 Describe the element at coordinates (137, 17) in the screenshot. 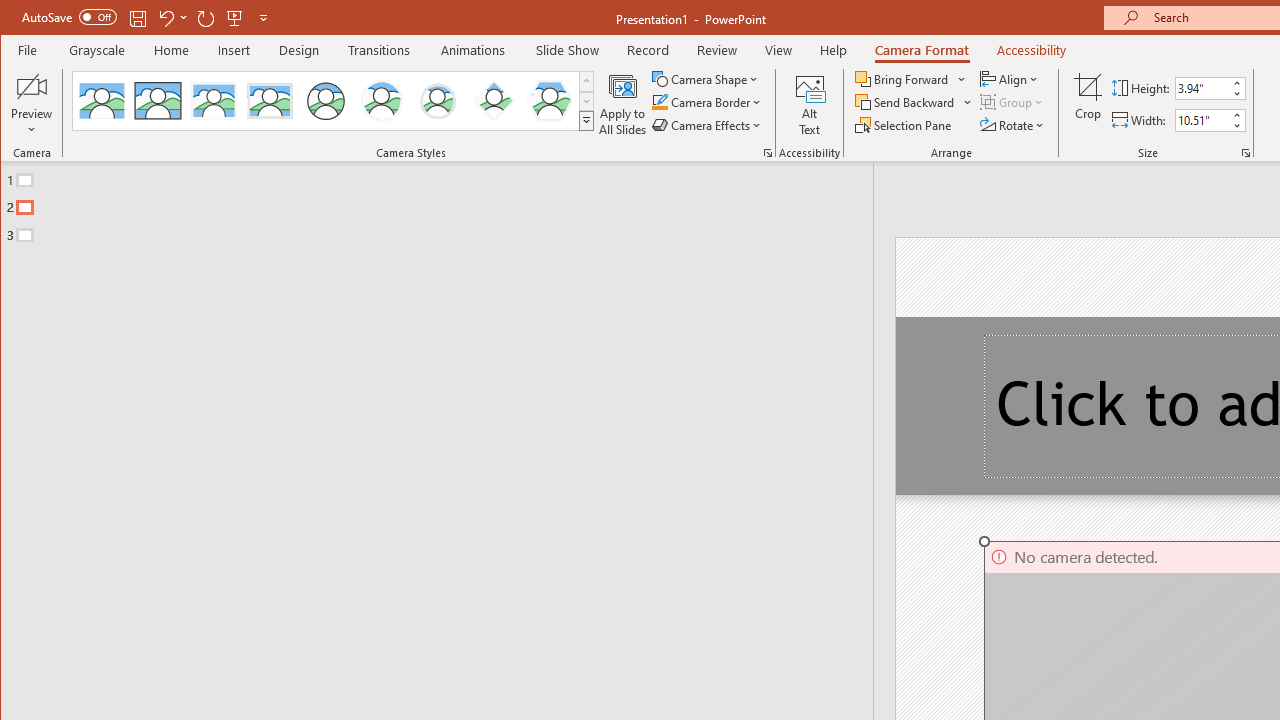

I see `'Save'` at that location.